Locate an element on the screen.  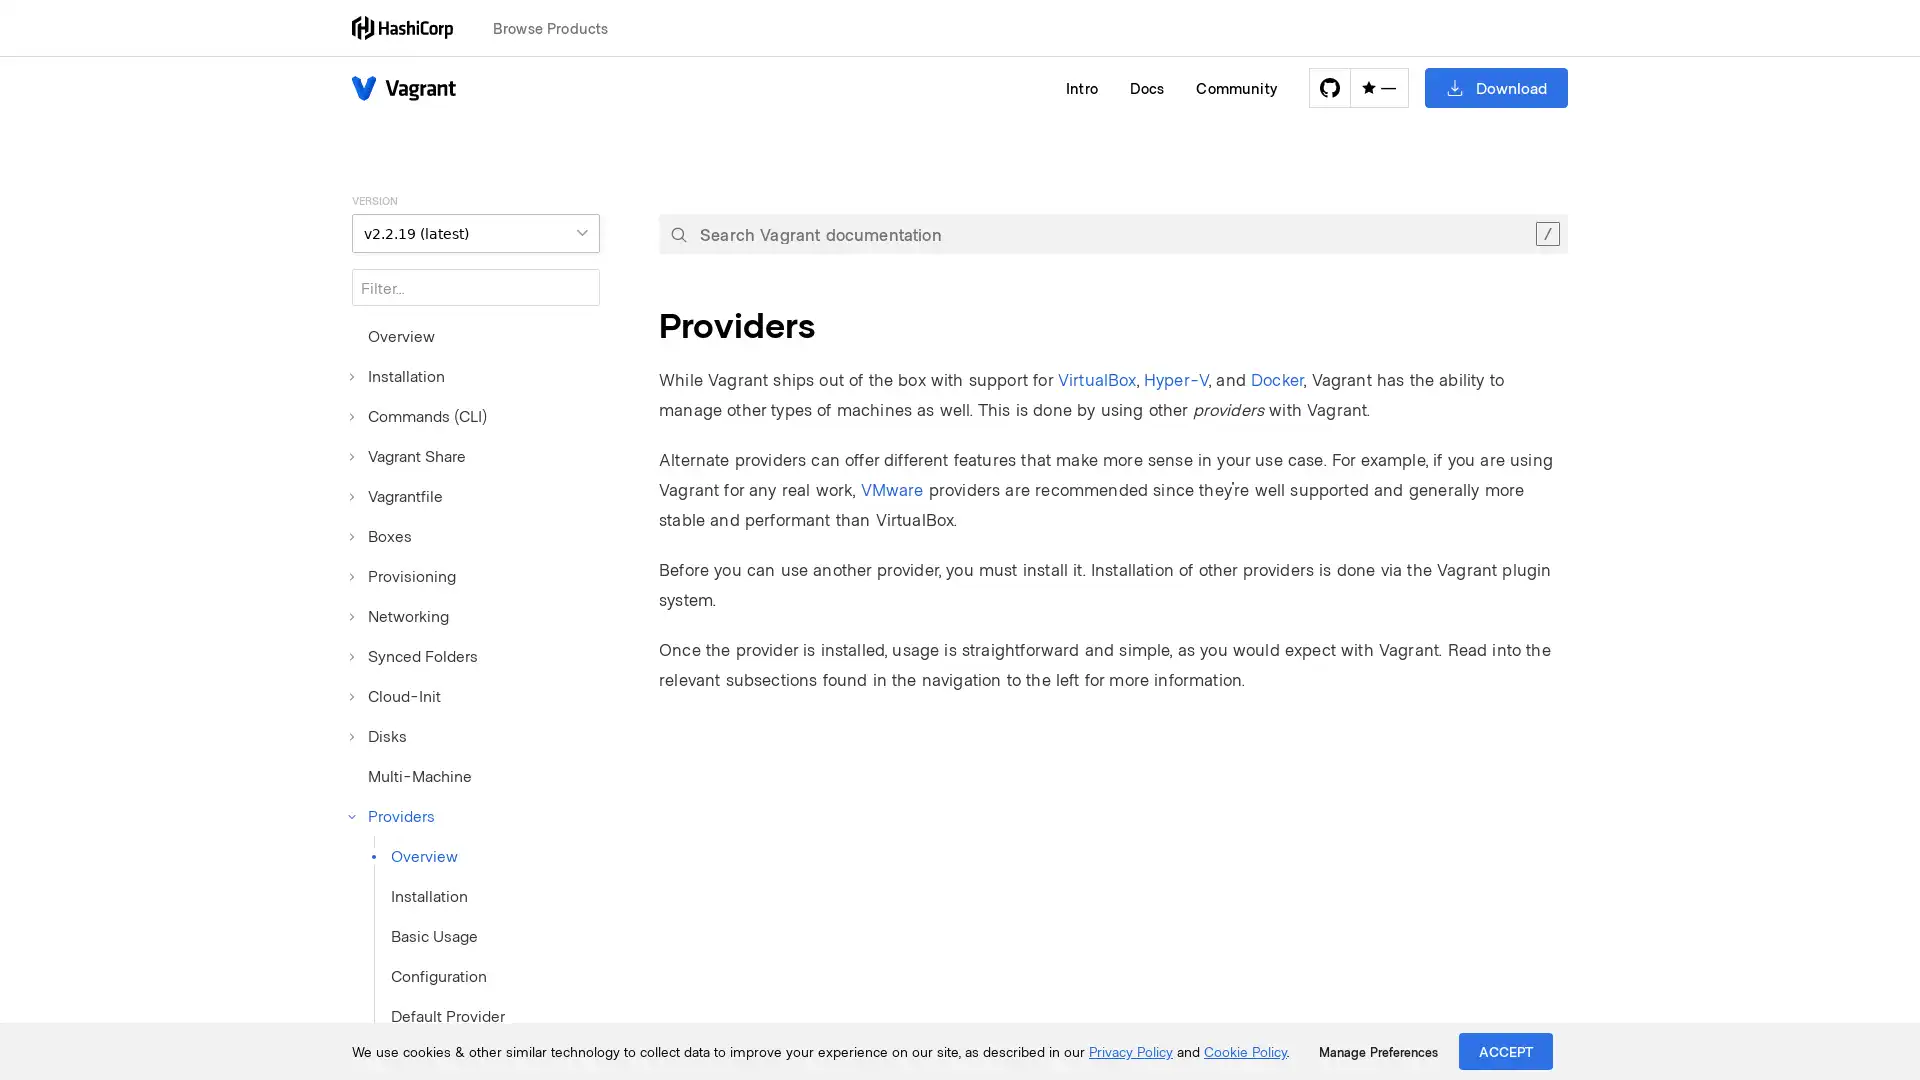
Vagrant Share is located at coordinates (407, 455).